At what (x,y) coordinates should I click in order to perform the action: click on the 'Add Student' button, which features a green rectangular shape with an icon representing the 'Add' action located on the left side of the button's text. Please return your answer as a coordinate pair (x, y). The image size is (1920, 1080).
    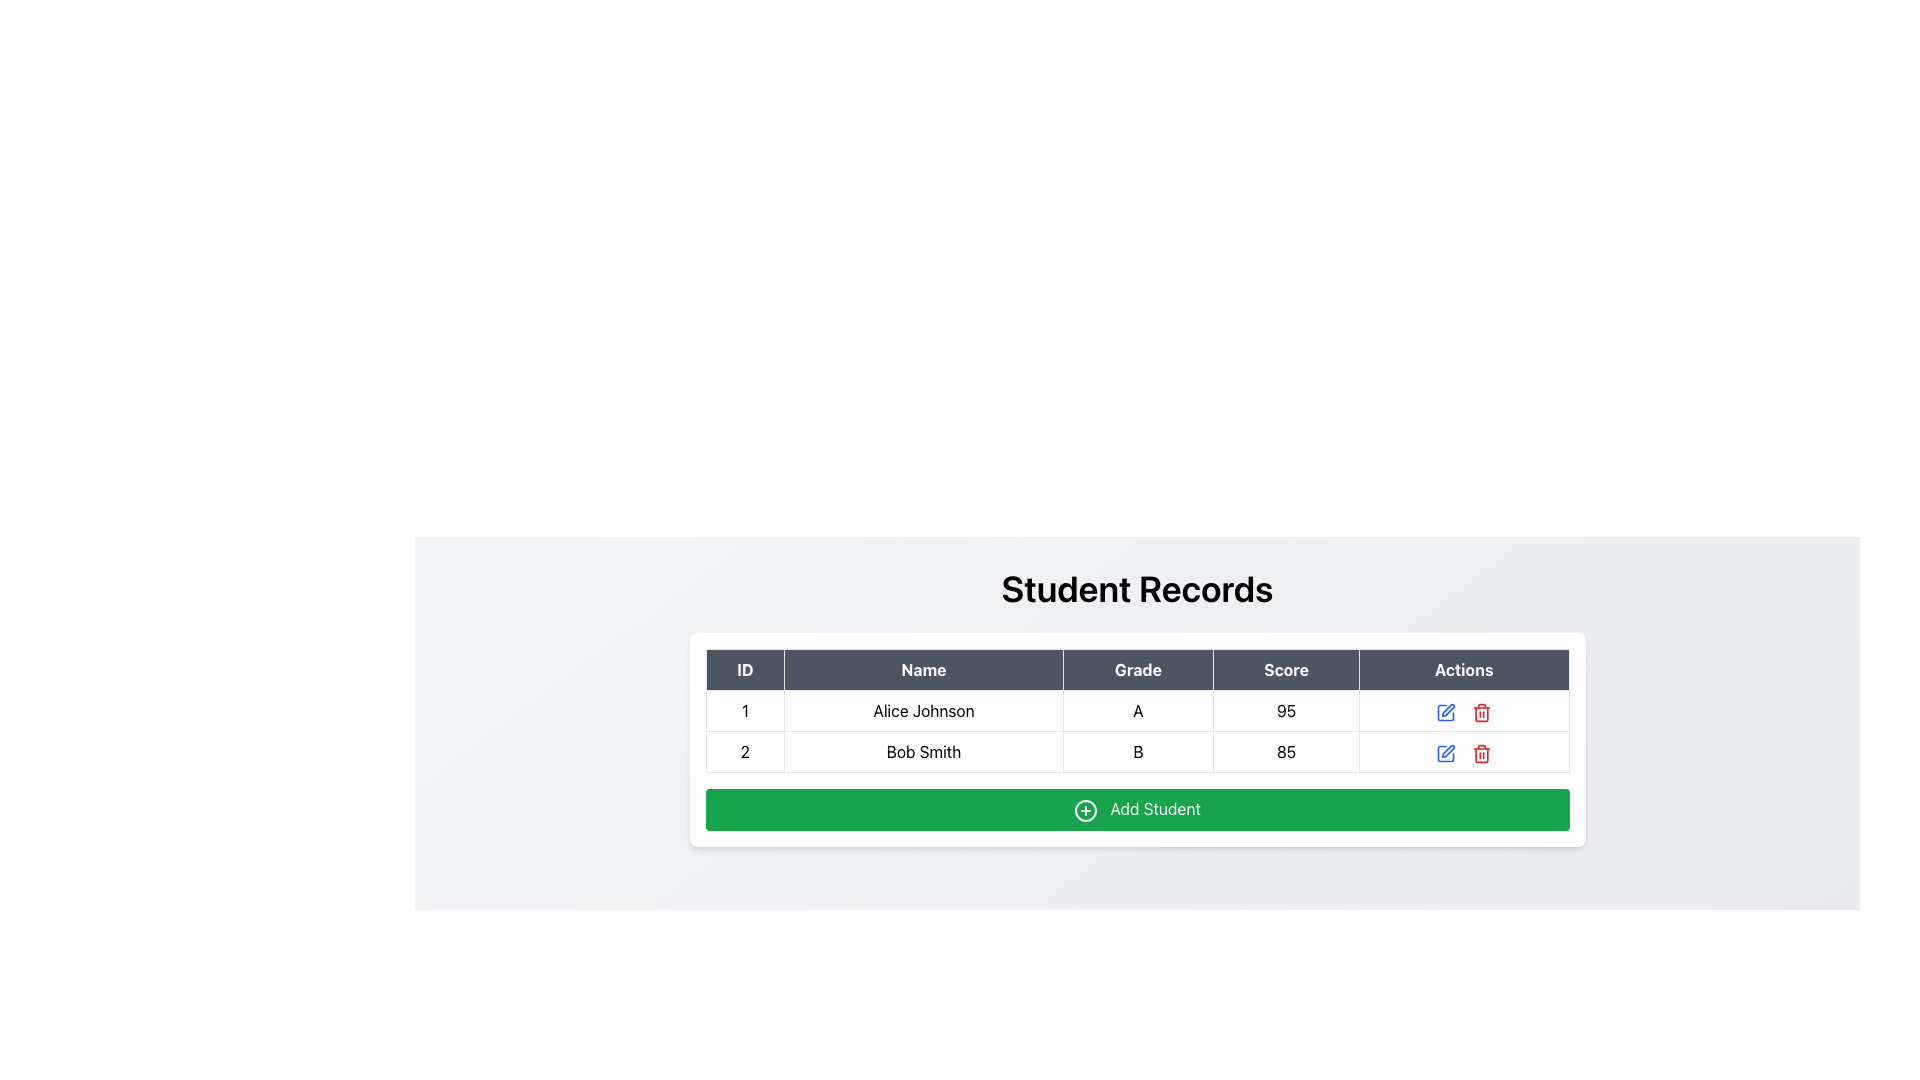
    Looking at the image, I should click on (1085, 810).